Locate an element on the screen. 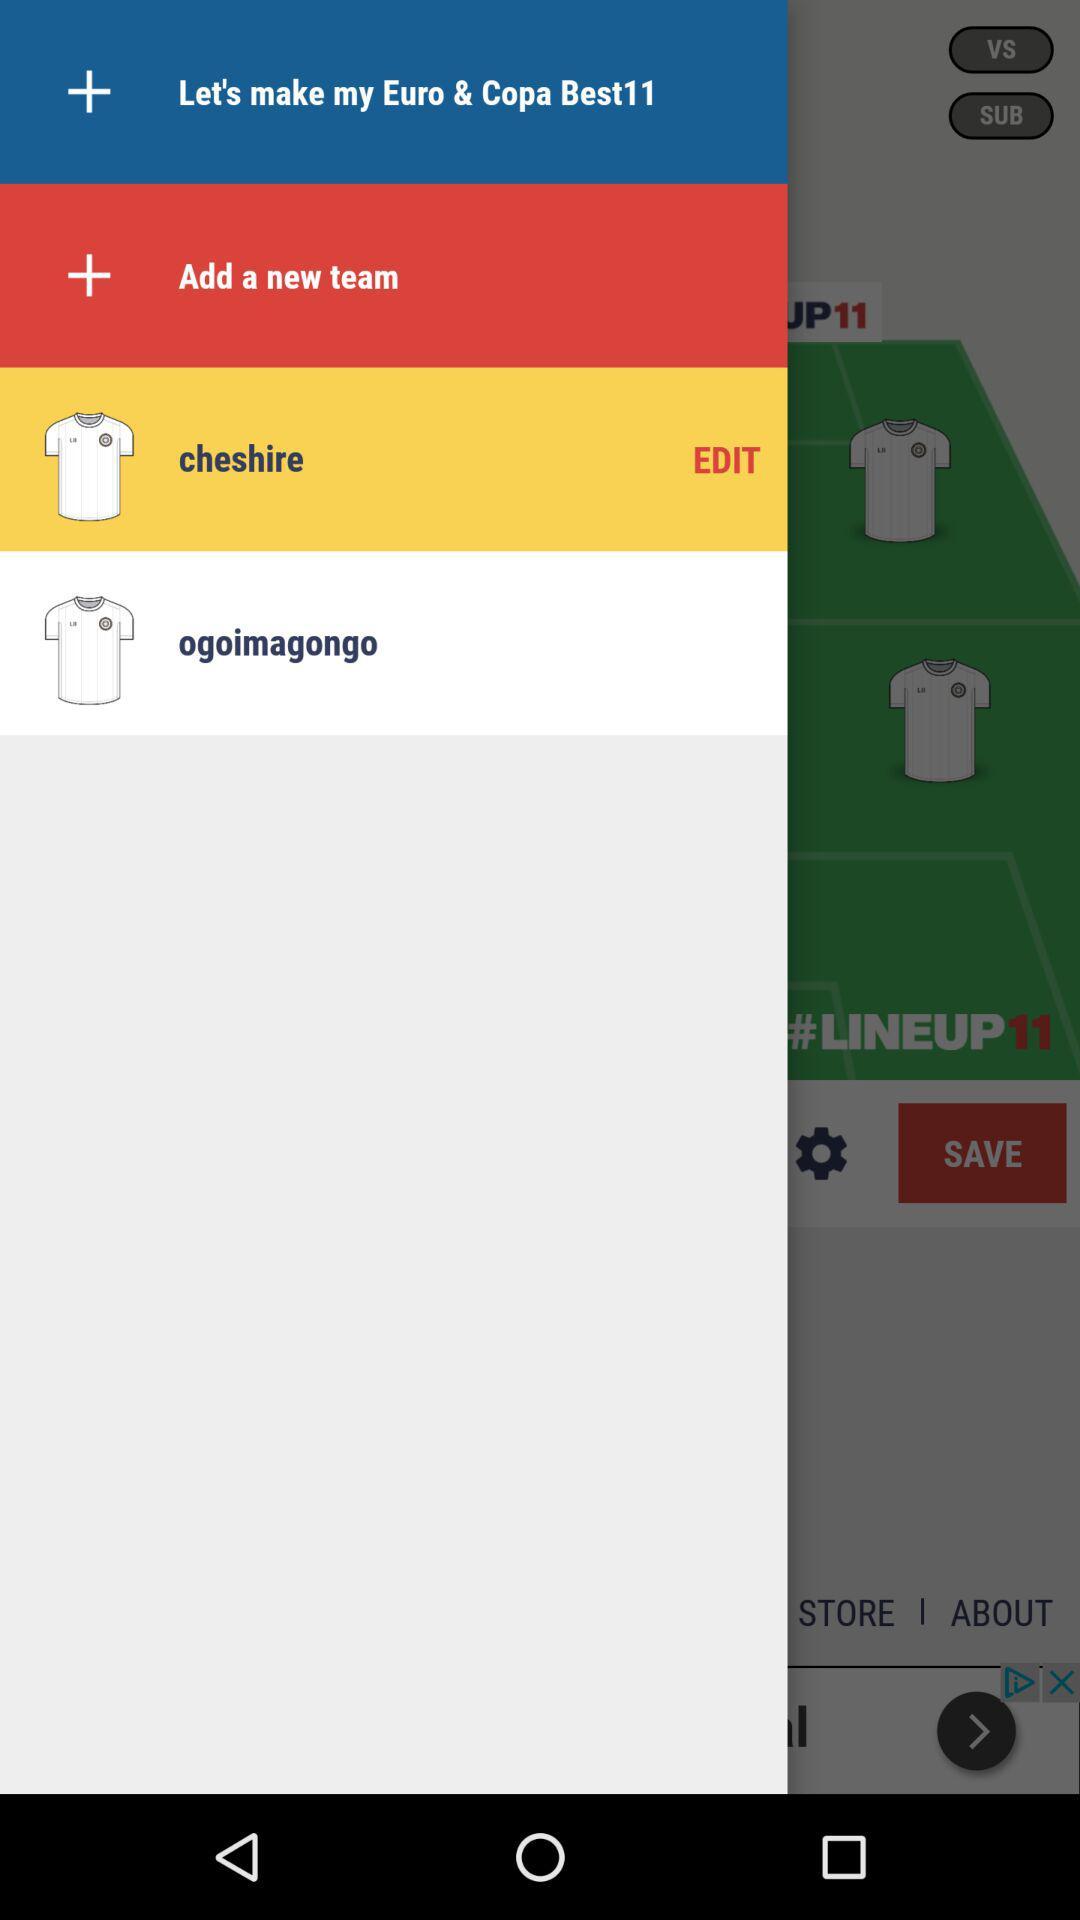  the sliders icon is located at coordinates (778, 311).